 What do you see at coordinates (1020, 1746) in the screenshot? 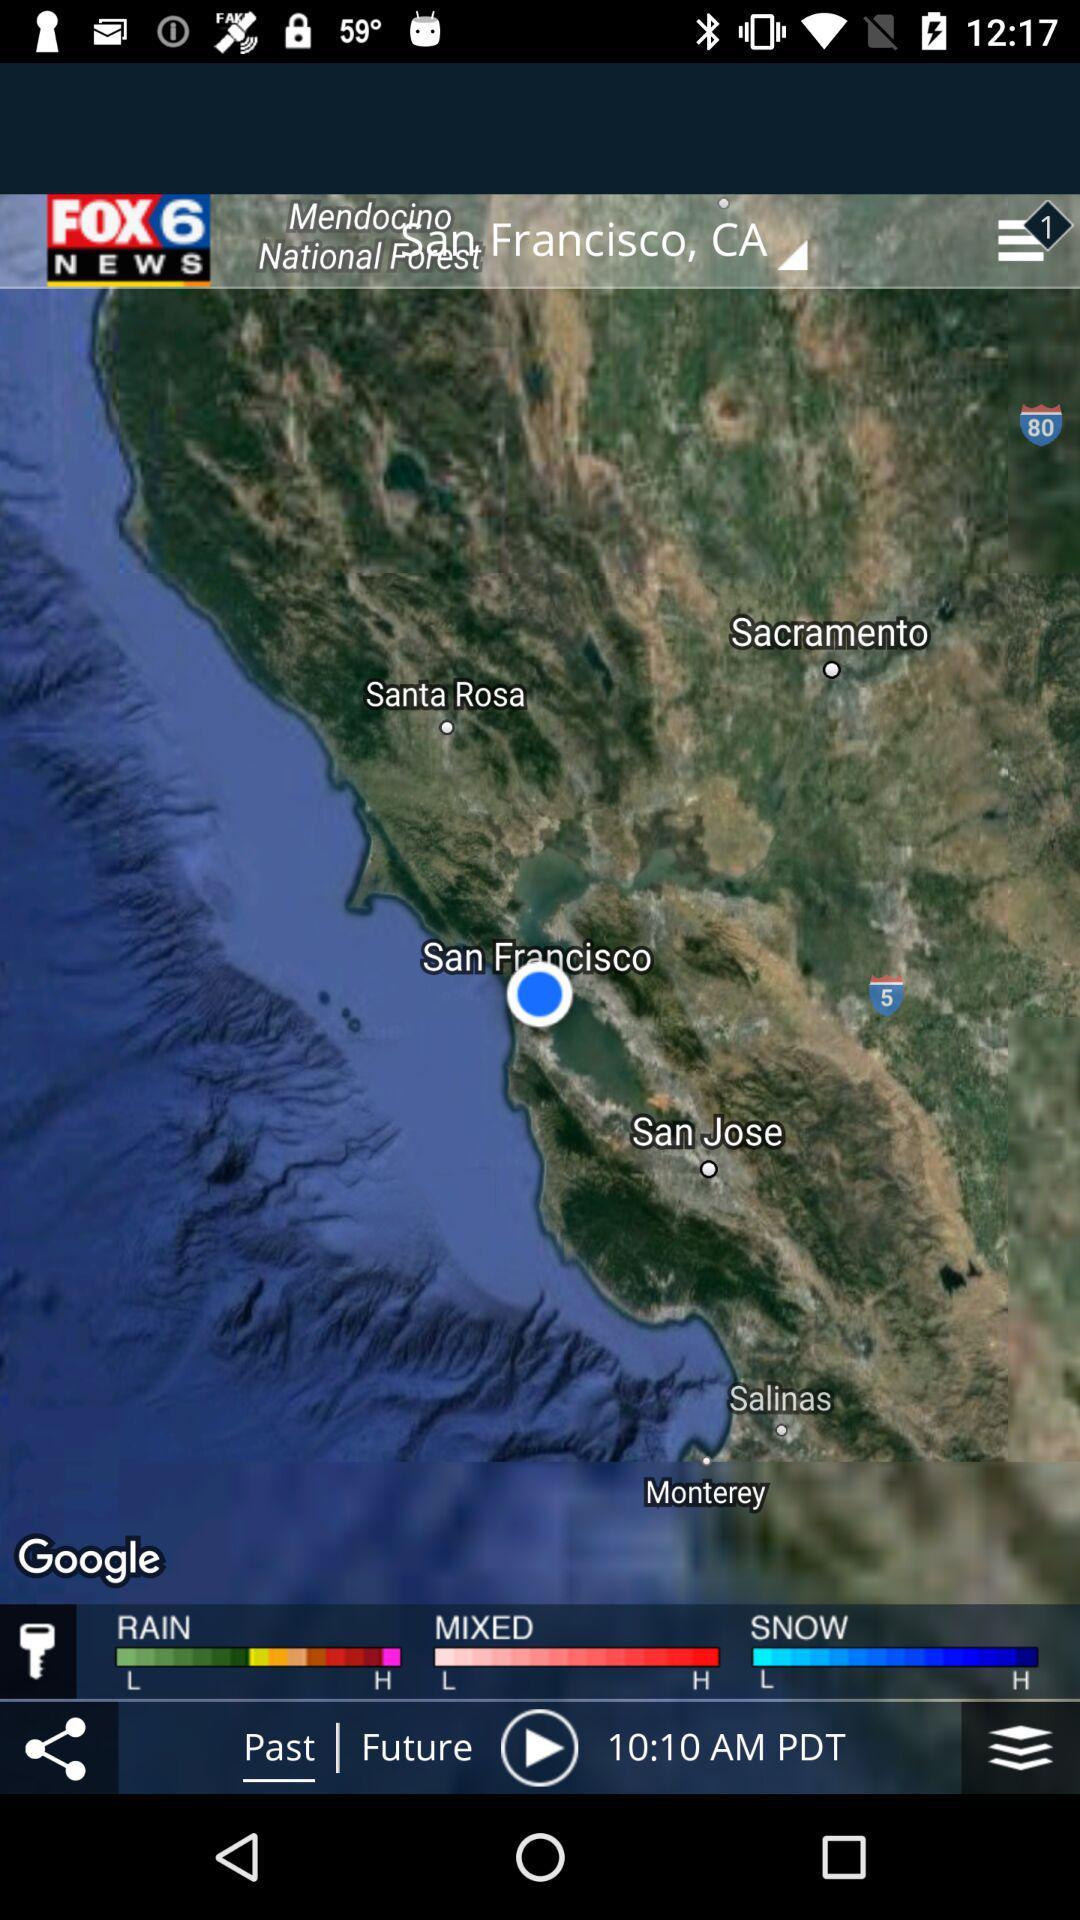
I see `the layers icon` at bounding box center [1020, 1746].